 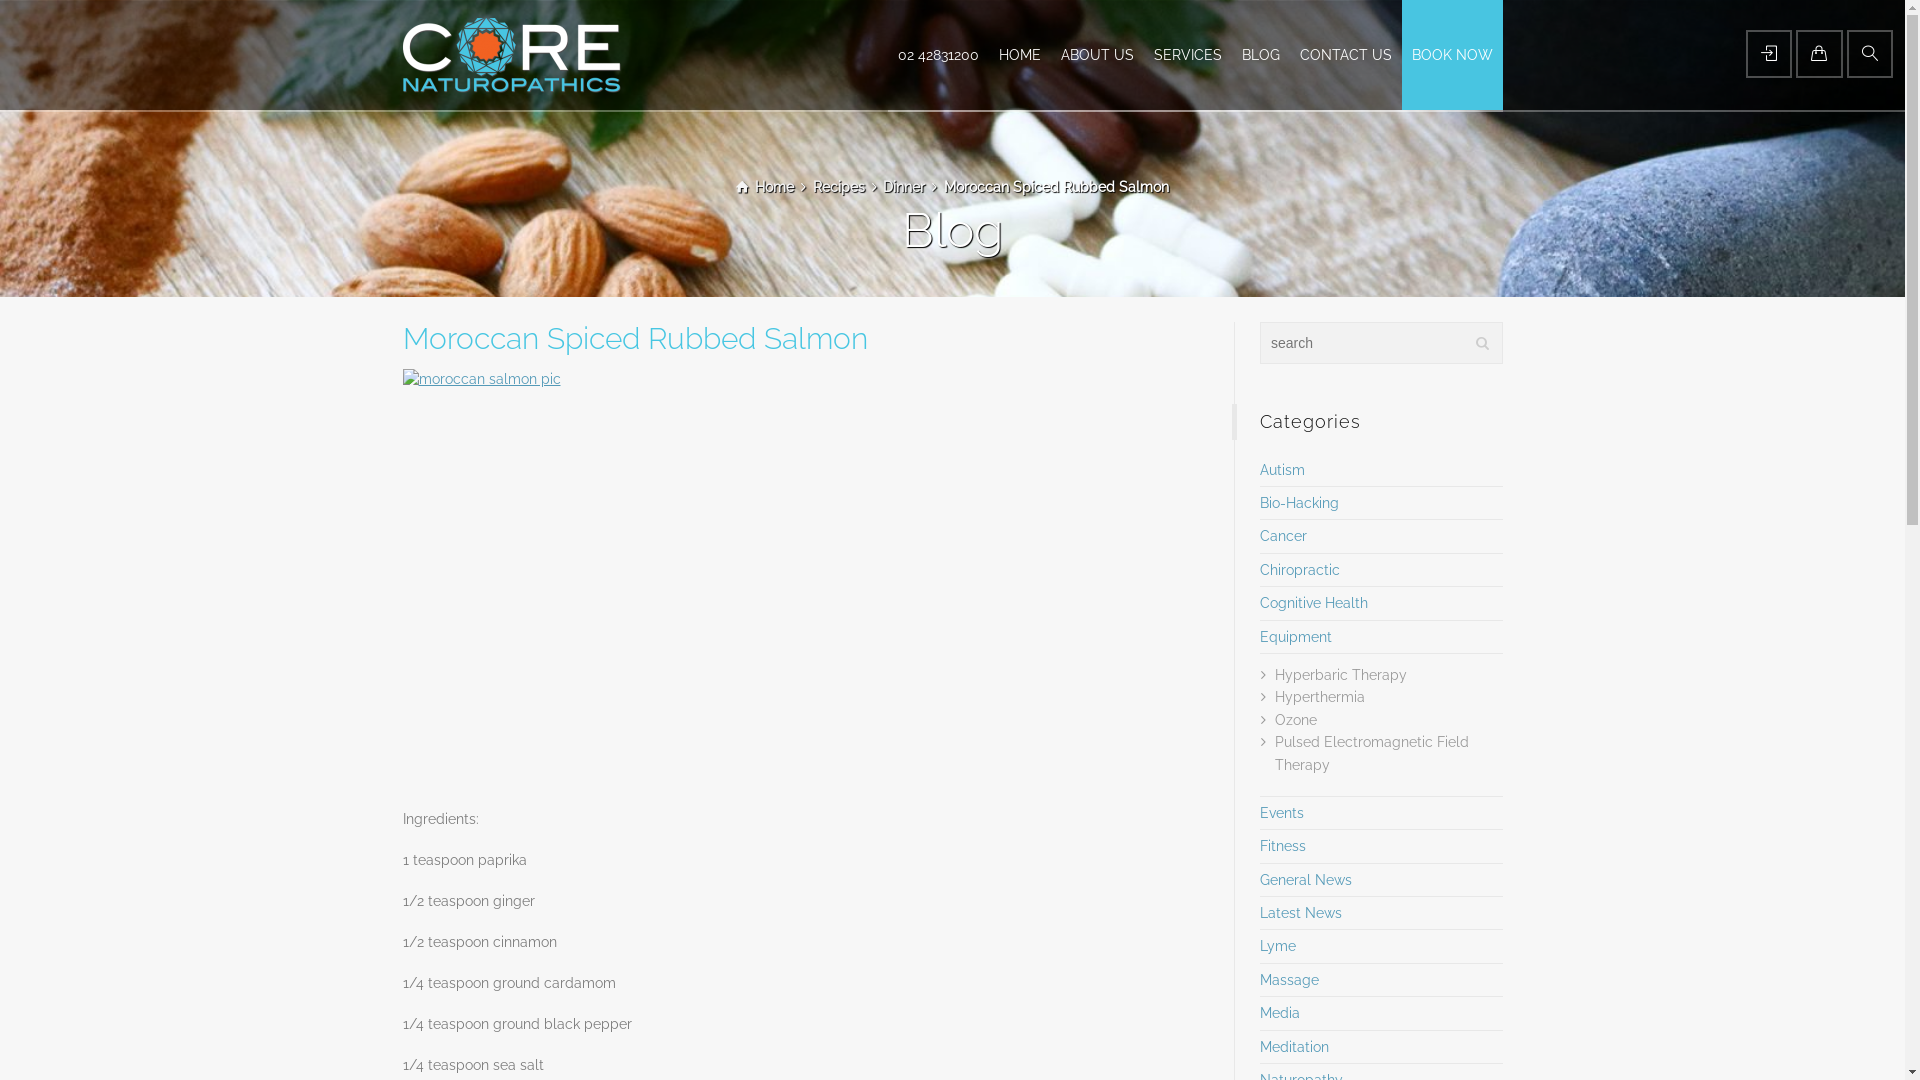 I want to click on 'Core Naturopathics', so click(x=510, y=53).